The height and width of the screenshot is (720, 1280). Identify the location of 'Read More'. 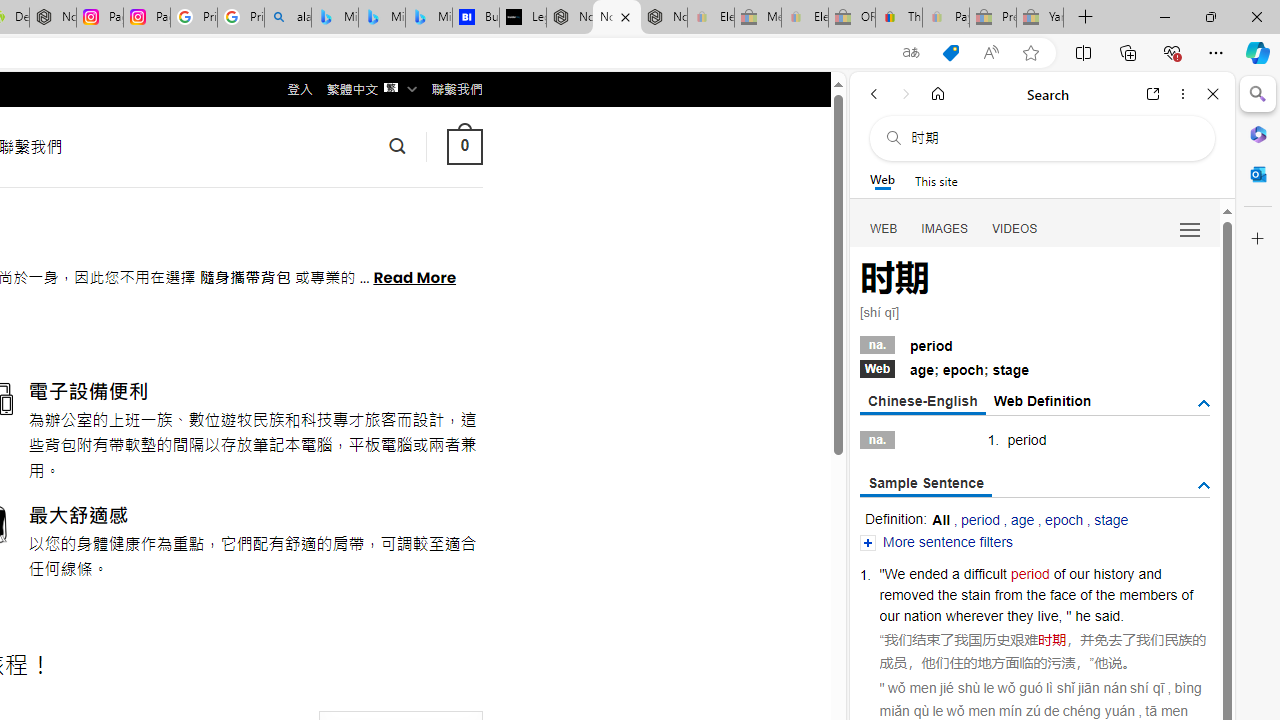
(413, 276).